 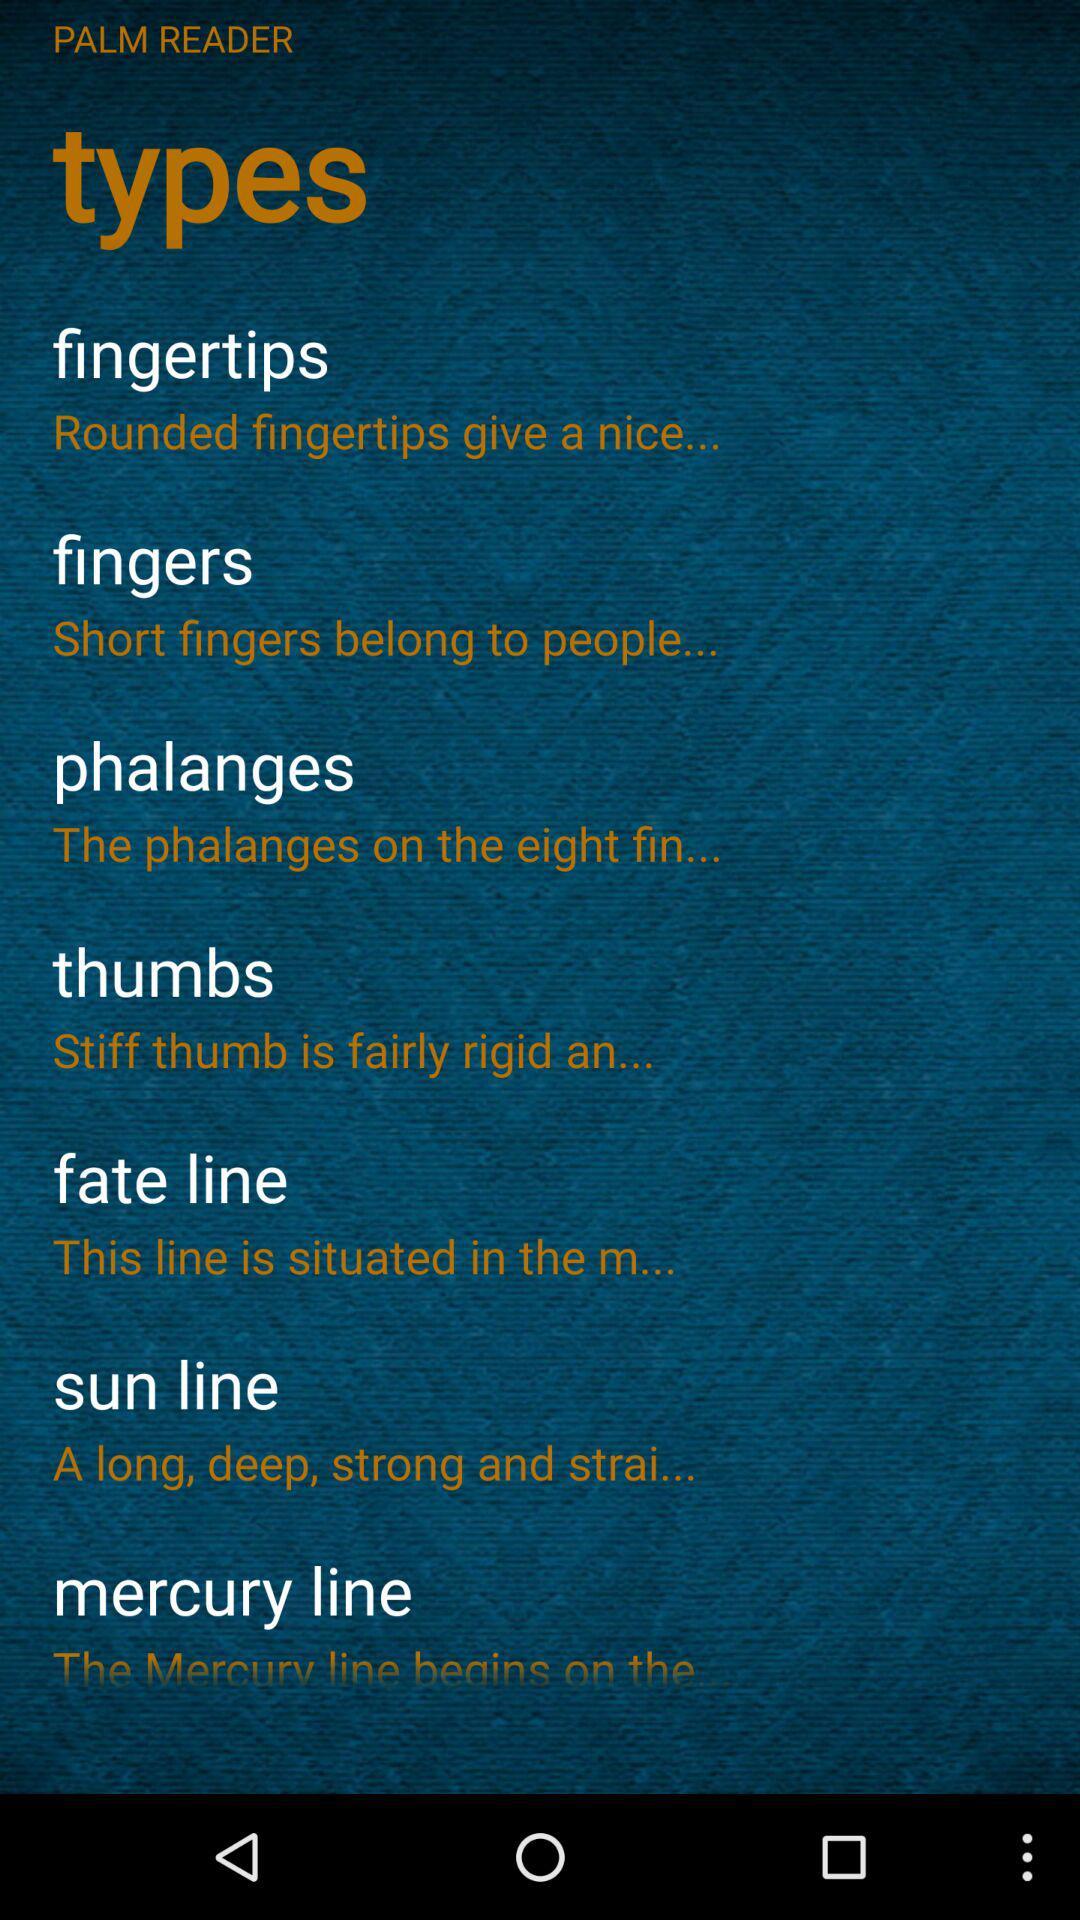 What do you see at coordinates (540, 1462) in the screenshot?
I see `a long deep app` at bounding box center [540, 1462].